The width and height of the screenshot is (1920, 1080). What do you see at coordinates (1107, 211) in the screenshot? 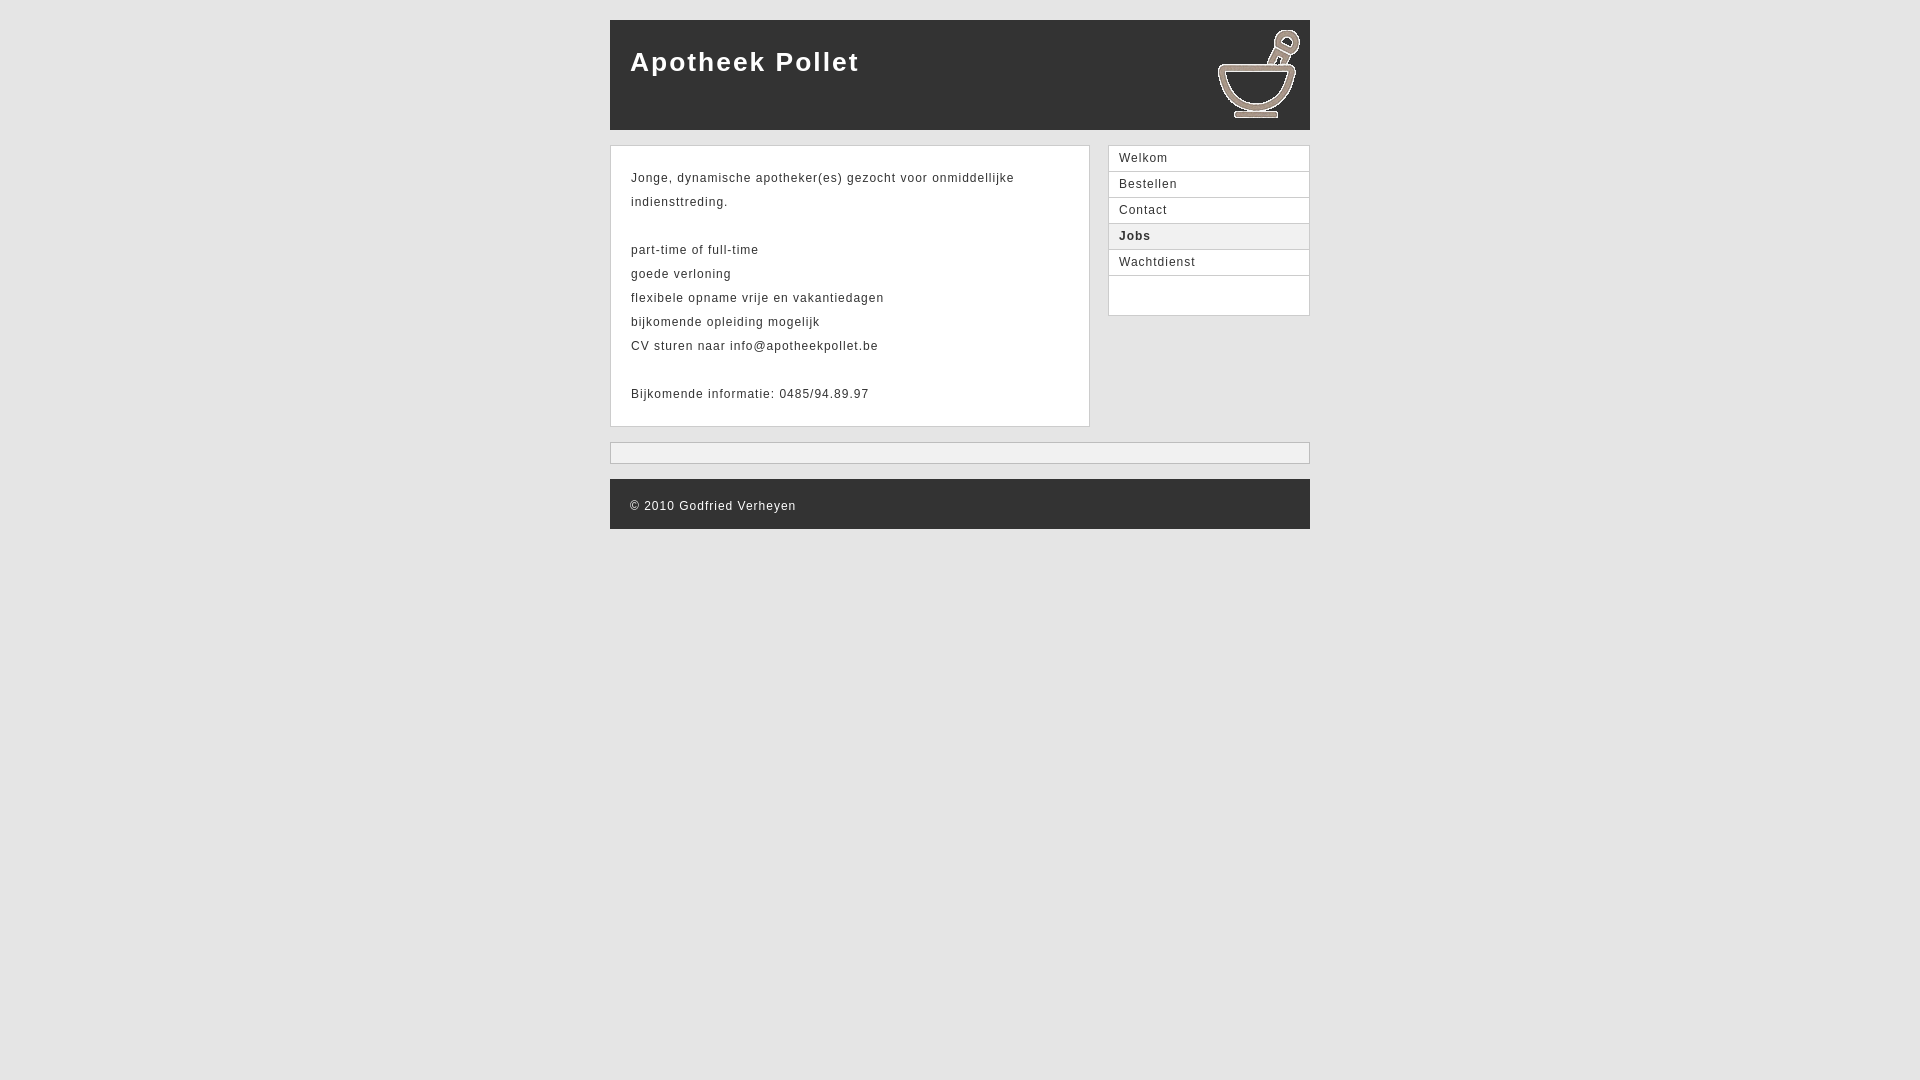
I see `'Contact'` at bounding box center [1107, 211].